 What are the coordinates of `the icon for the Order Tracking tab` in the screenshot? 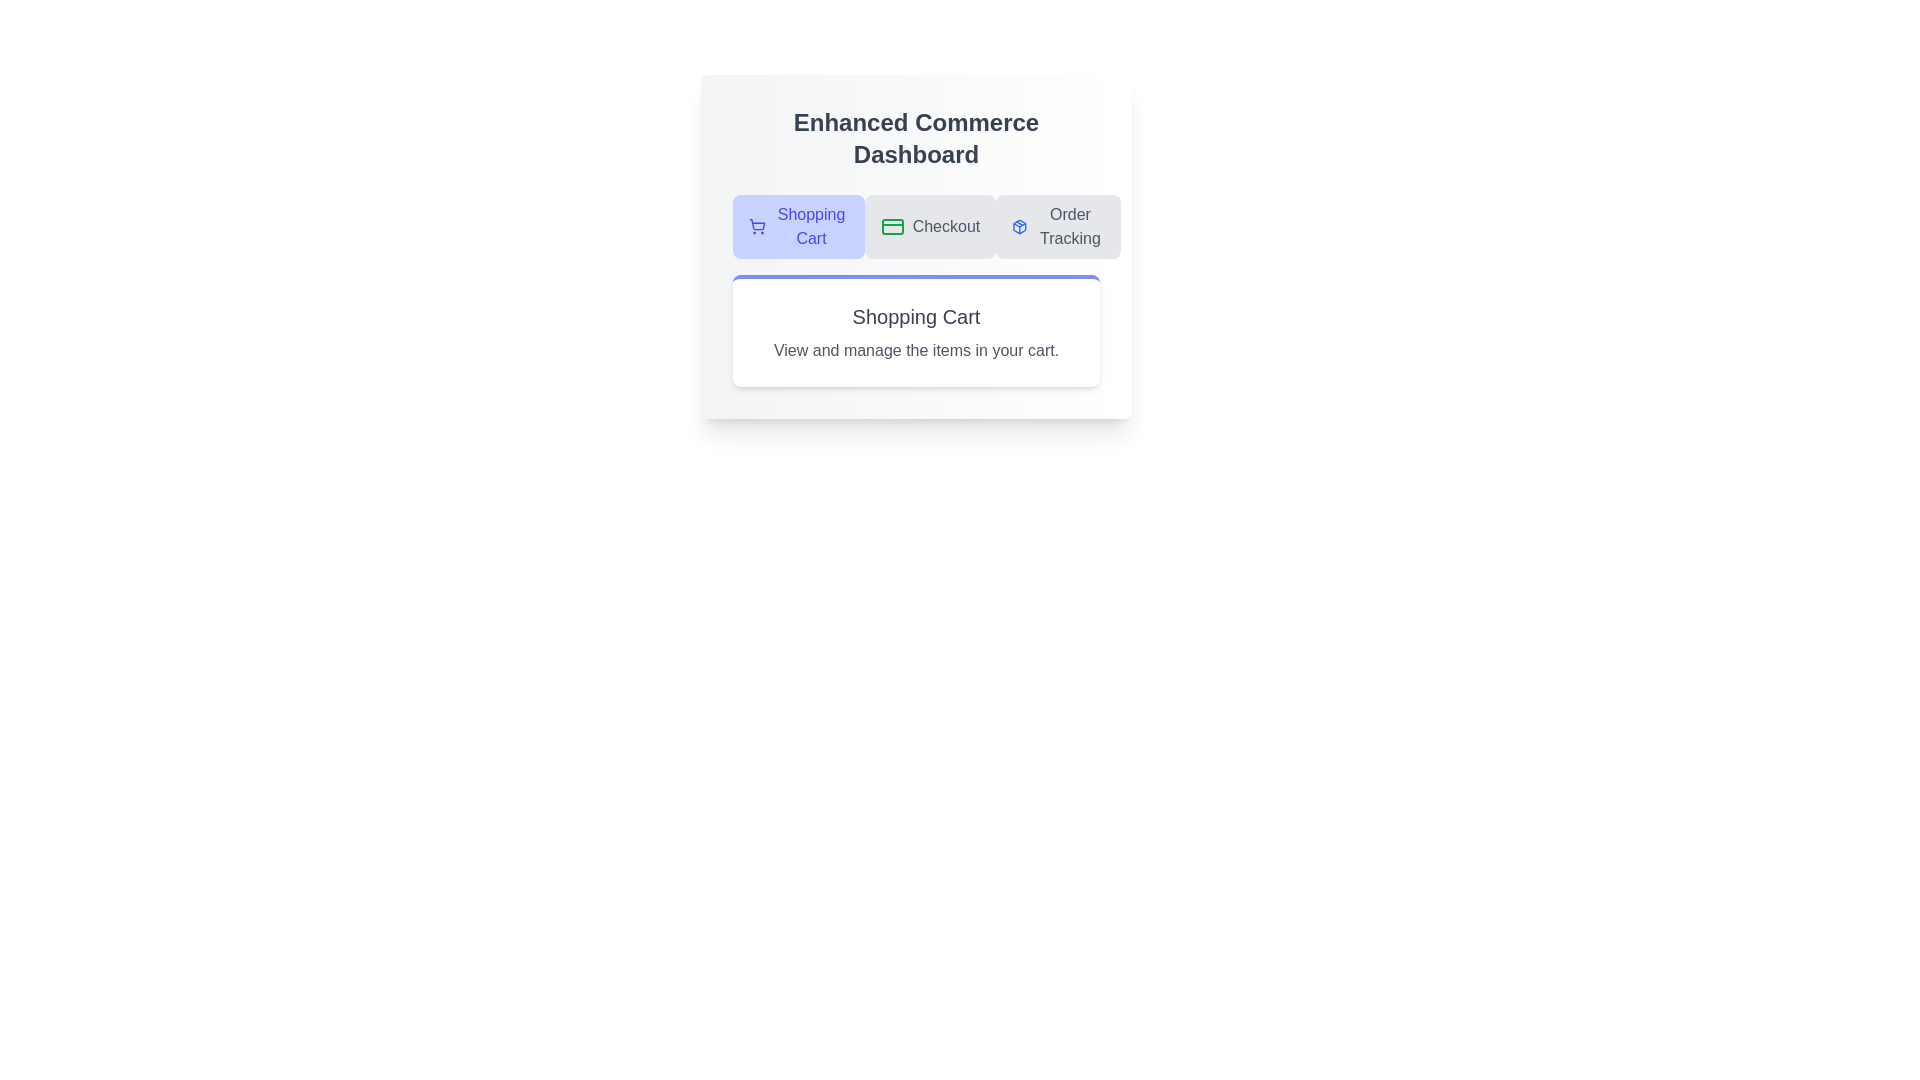 It's located at (1020, 226).